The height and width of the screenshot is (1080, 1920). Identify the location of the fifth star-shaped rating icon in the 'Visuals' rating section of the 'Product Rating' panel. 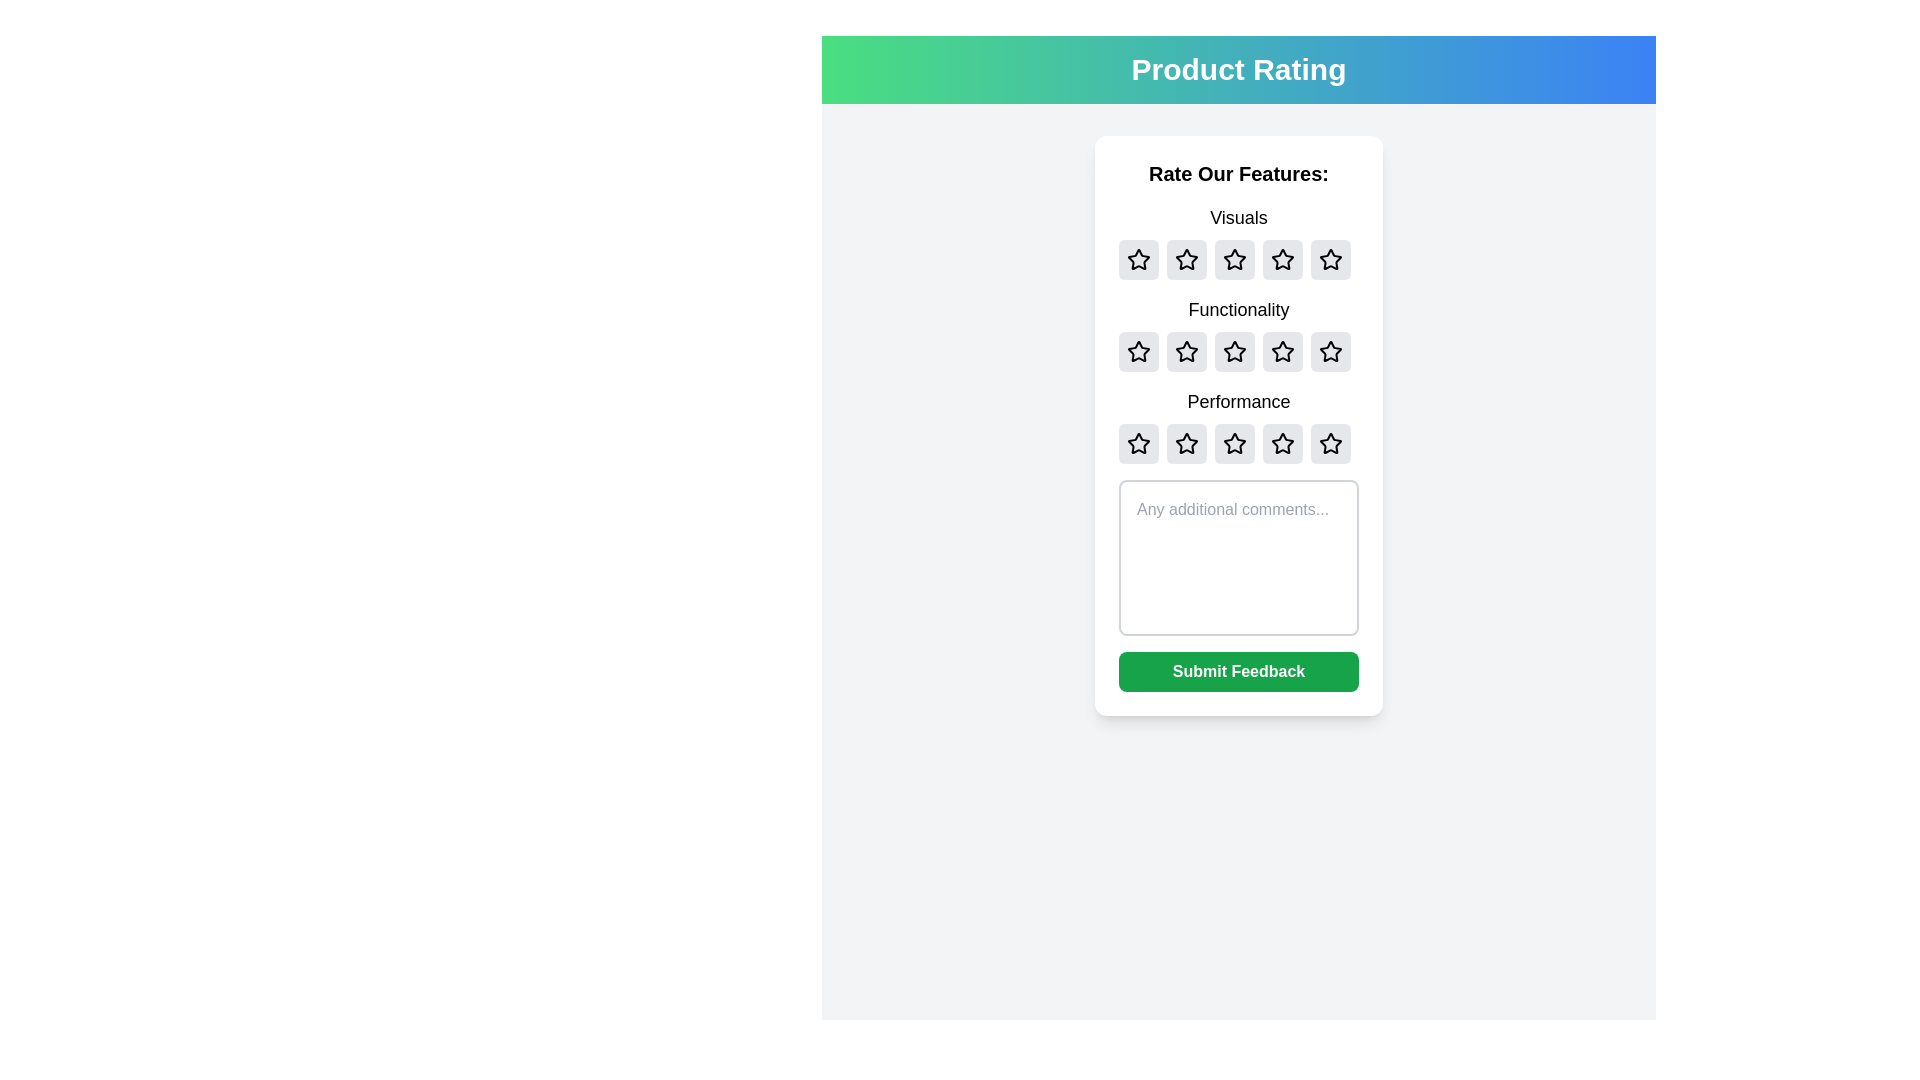
(1329, 257).